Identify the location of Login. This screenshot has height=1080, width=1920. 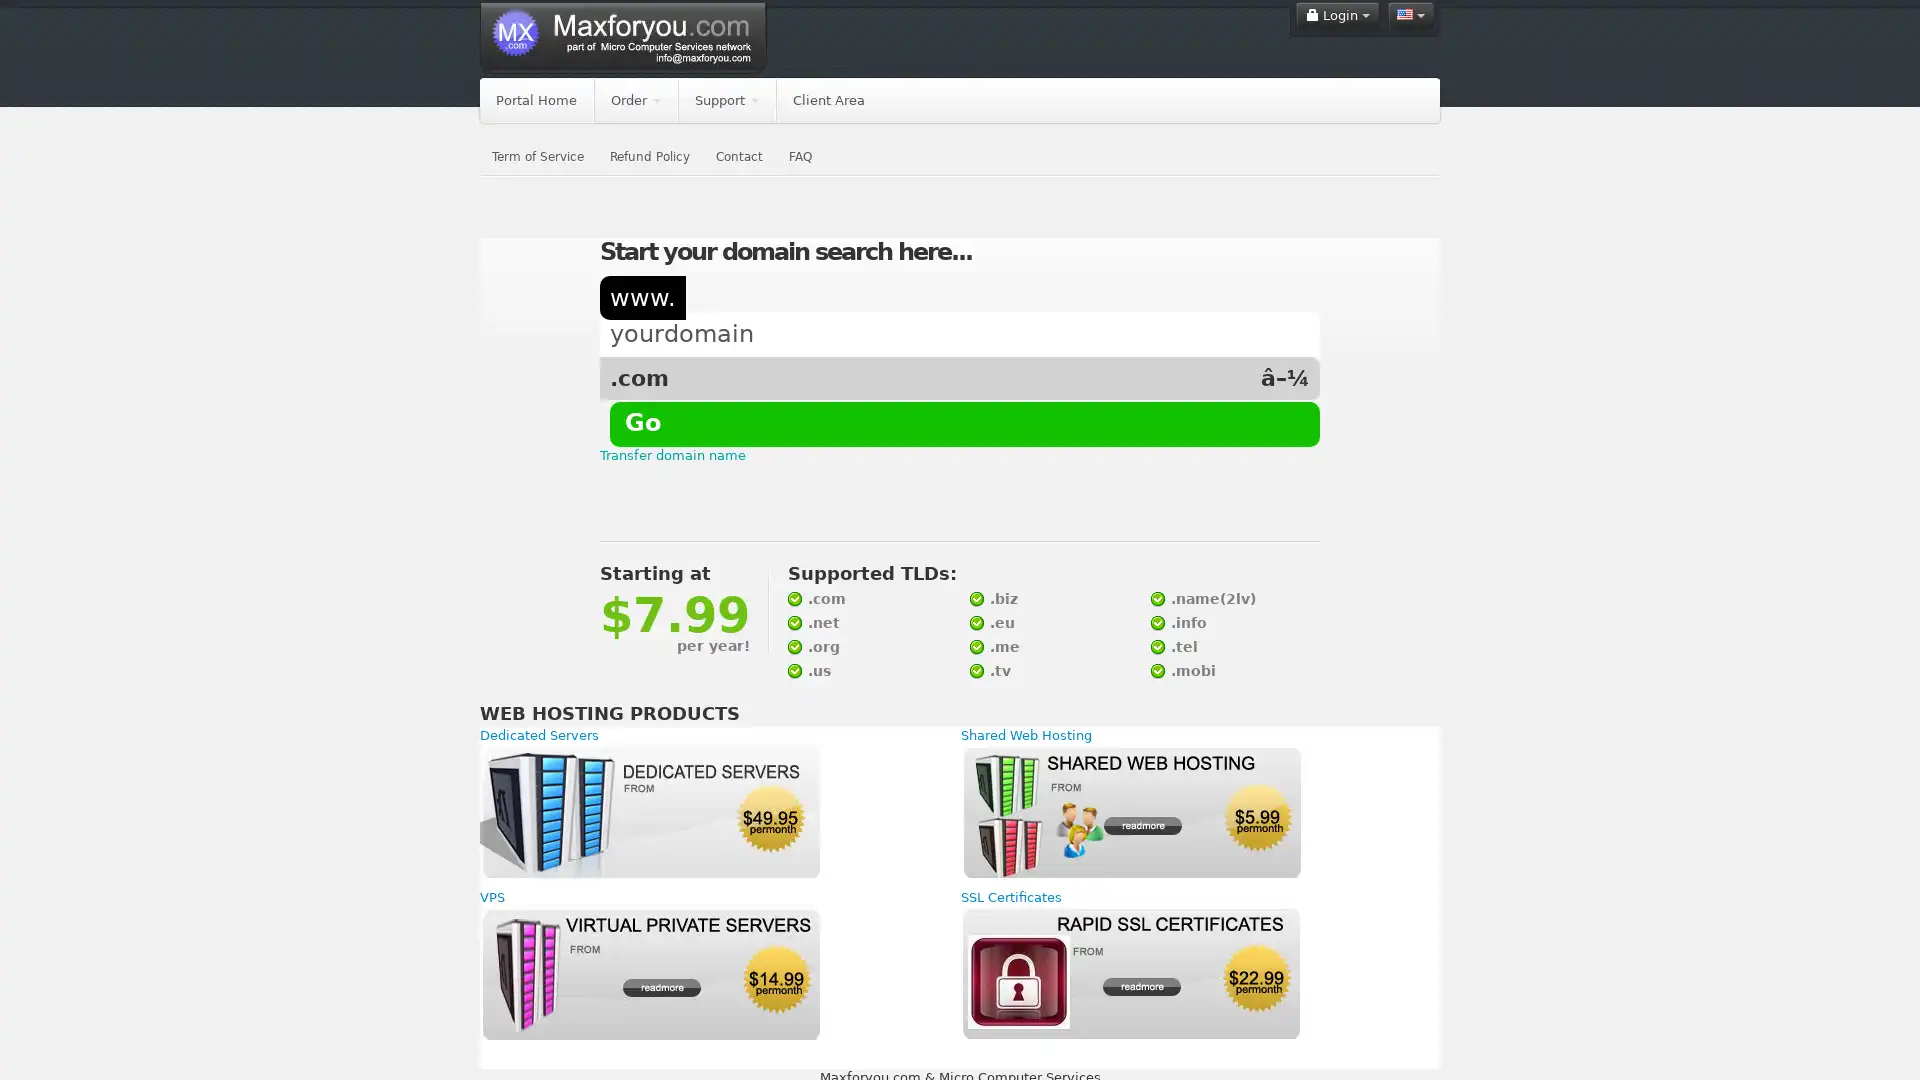
(1337, 15).